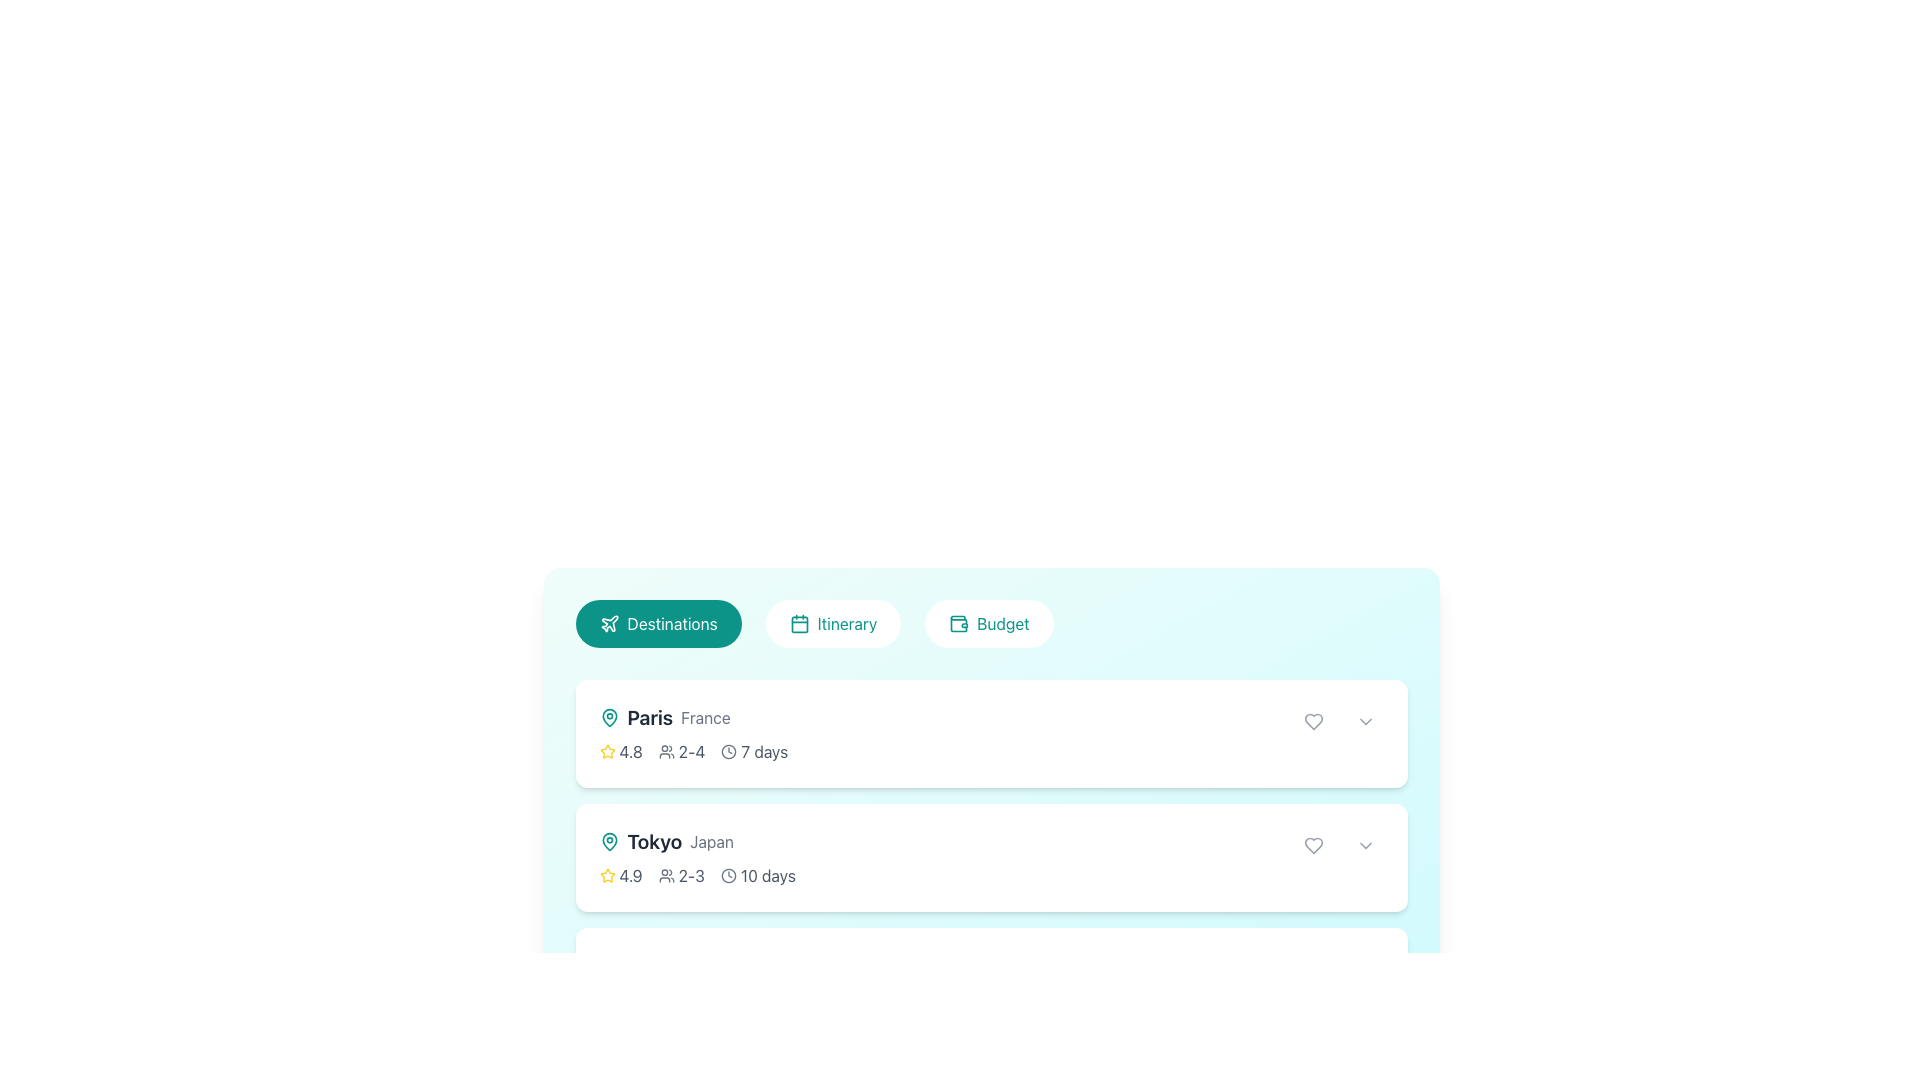 The width and height of the screenshot is (1920, 1080). Describe the element at coordinates (608, 716) in the screenshot. I see `the teal teardrop-shaped pin icon located in the bottom-left corner of the 'Tokyo, Japan' entry` at that location.